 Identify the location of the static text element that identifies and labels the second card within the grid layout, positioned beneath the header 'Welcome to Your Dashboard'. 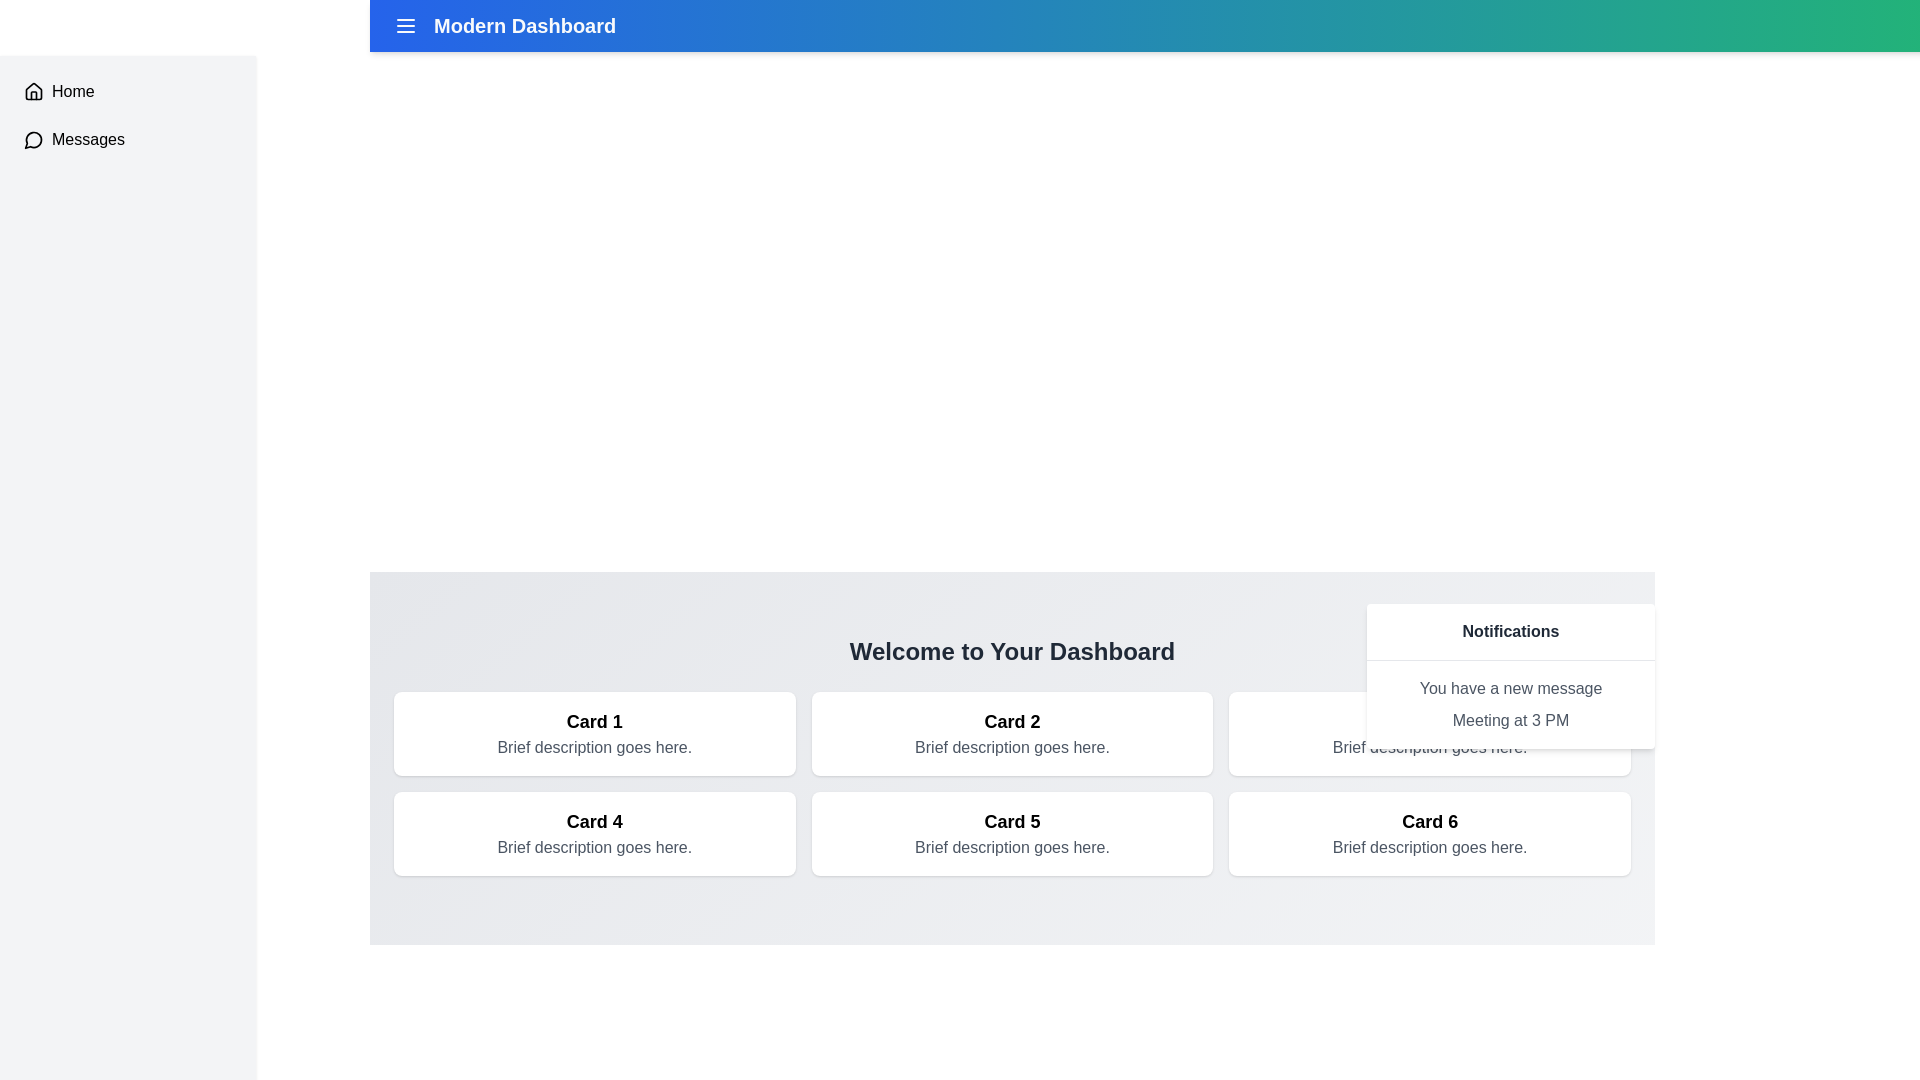
(1012, 721).